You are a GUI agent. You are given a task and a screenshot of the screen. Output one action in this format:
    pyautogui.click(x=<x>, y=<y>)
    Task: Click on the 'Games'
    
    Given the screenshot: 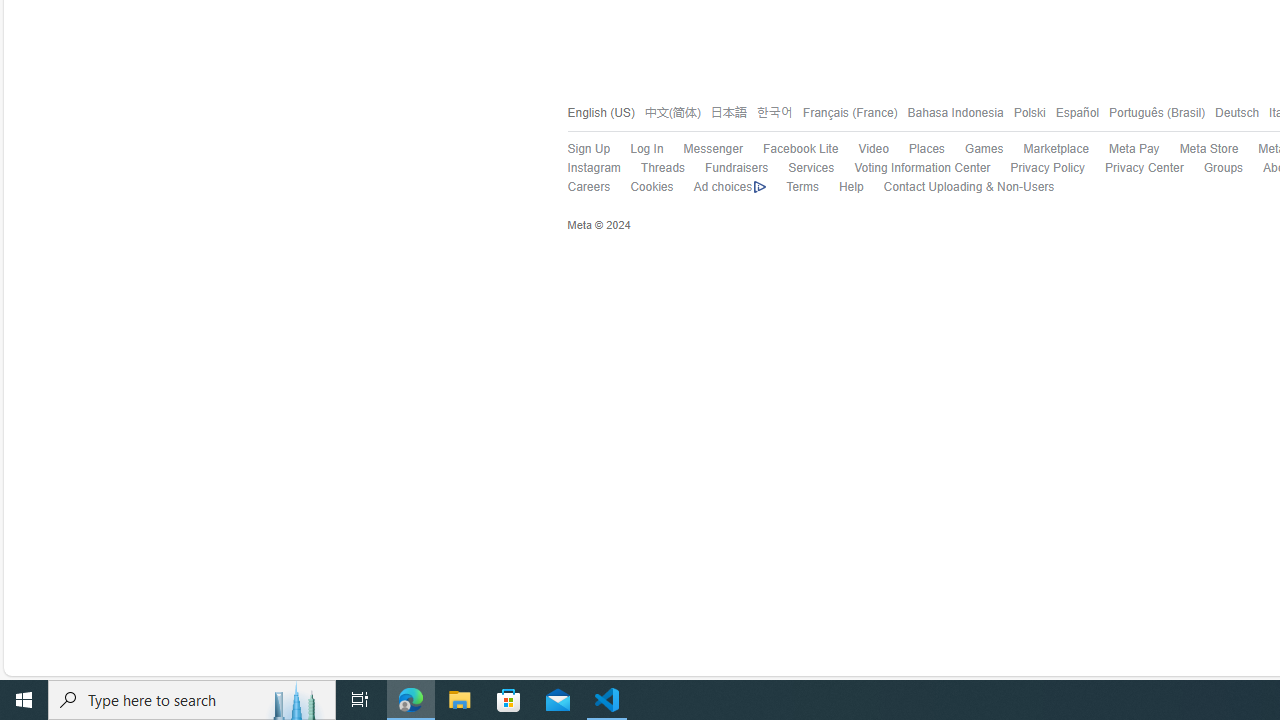 What is the action you would take?
    pyautogui.click(x=974, y=148)
    